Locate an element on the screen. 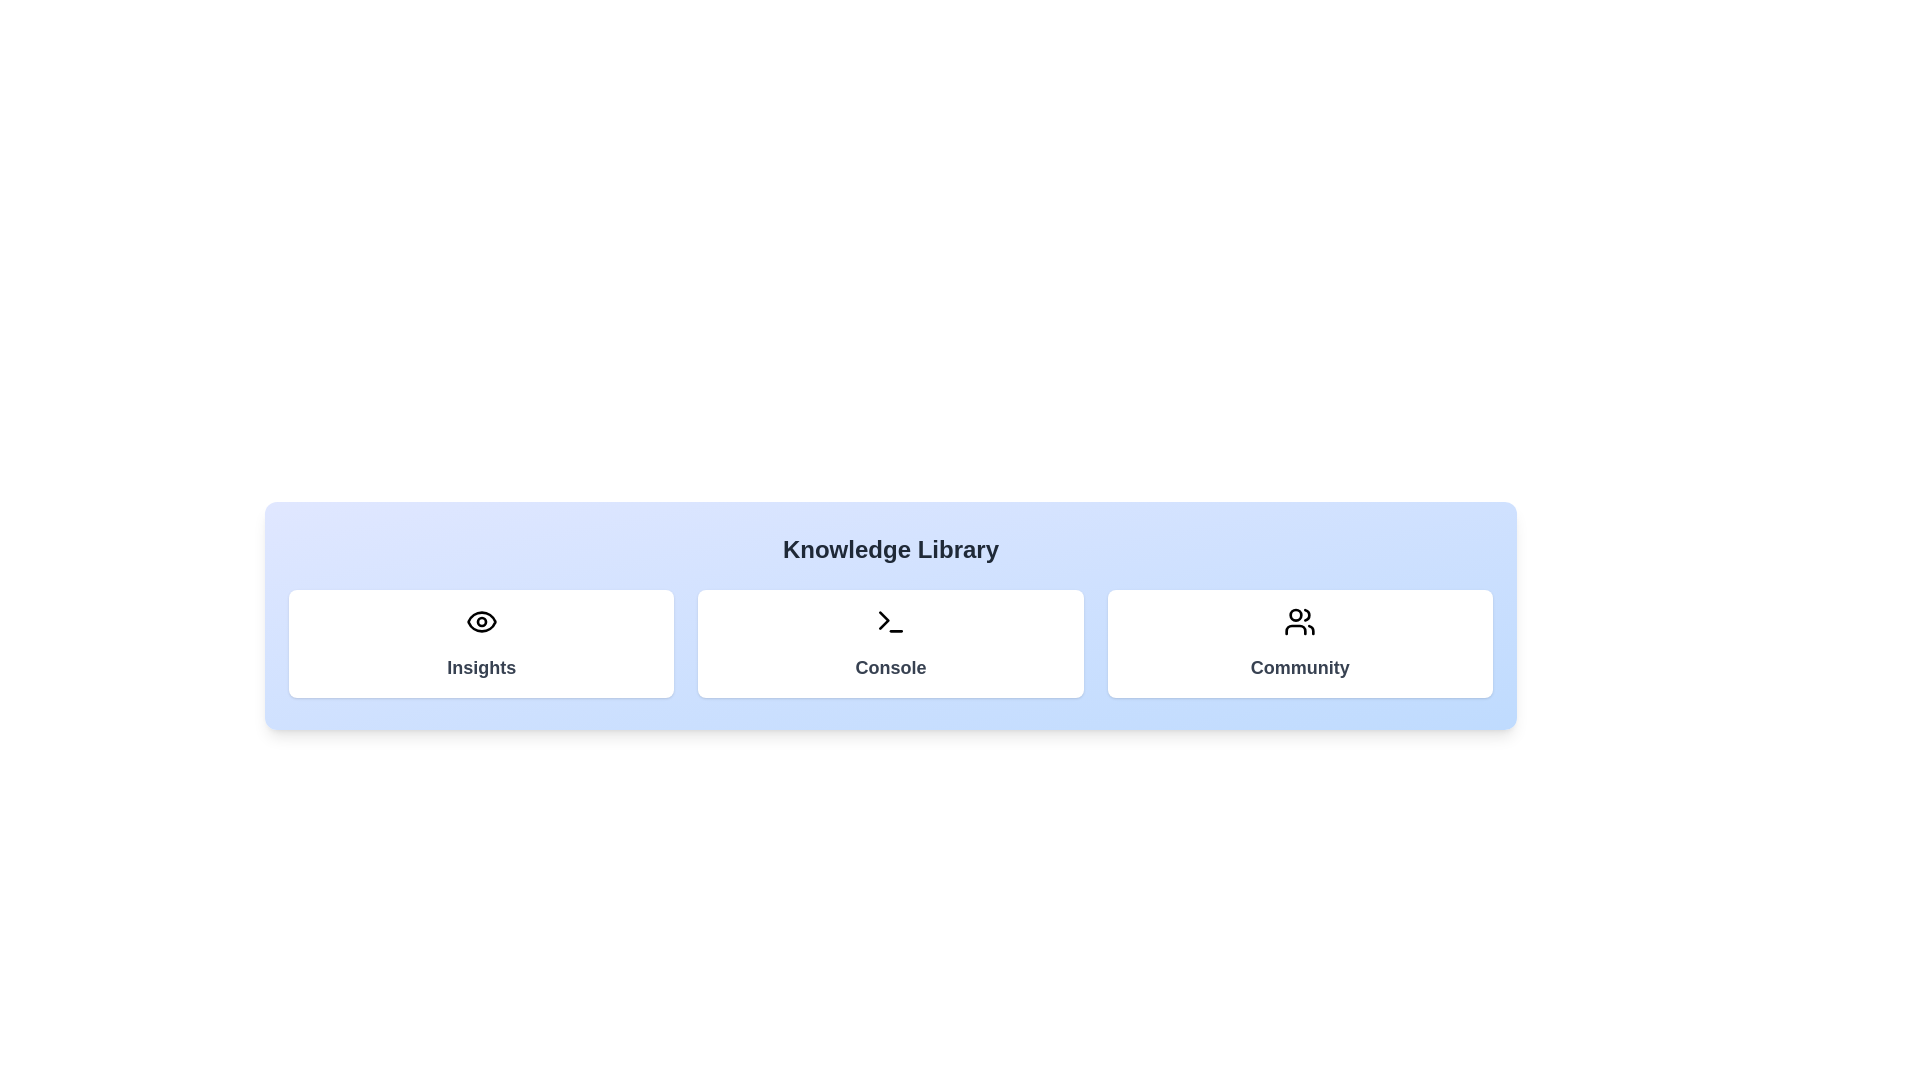  the 'Console' interactive icon located at the center of the card in the middle row of the grid under the 'Knowledge Library' header is located at coordinates (890, 620).